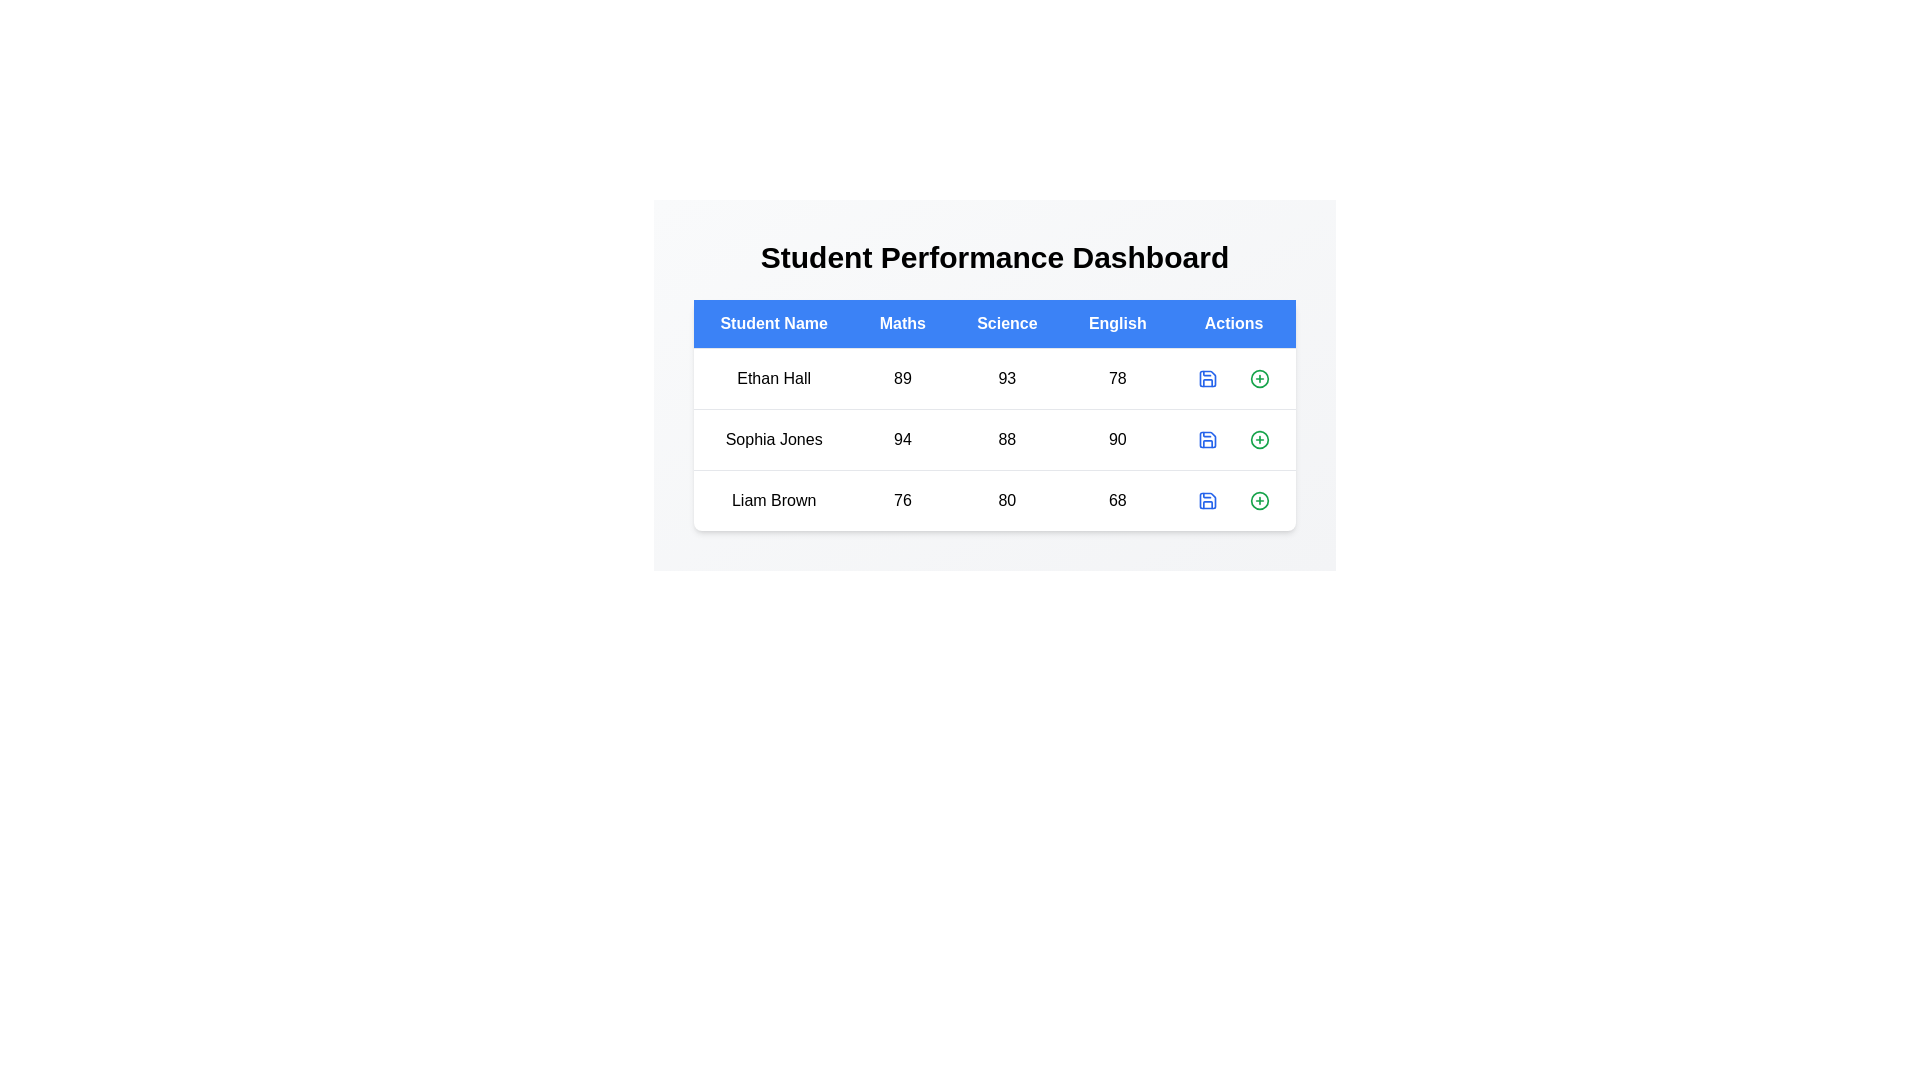 This screenshot has width=1920, height=1080. What do you see at coordinates (1207, 438) in the screenshot?
I see `'Save' button for the student identified by Sophia Jones` at bounding box center [1207, 438].